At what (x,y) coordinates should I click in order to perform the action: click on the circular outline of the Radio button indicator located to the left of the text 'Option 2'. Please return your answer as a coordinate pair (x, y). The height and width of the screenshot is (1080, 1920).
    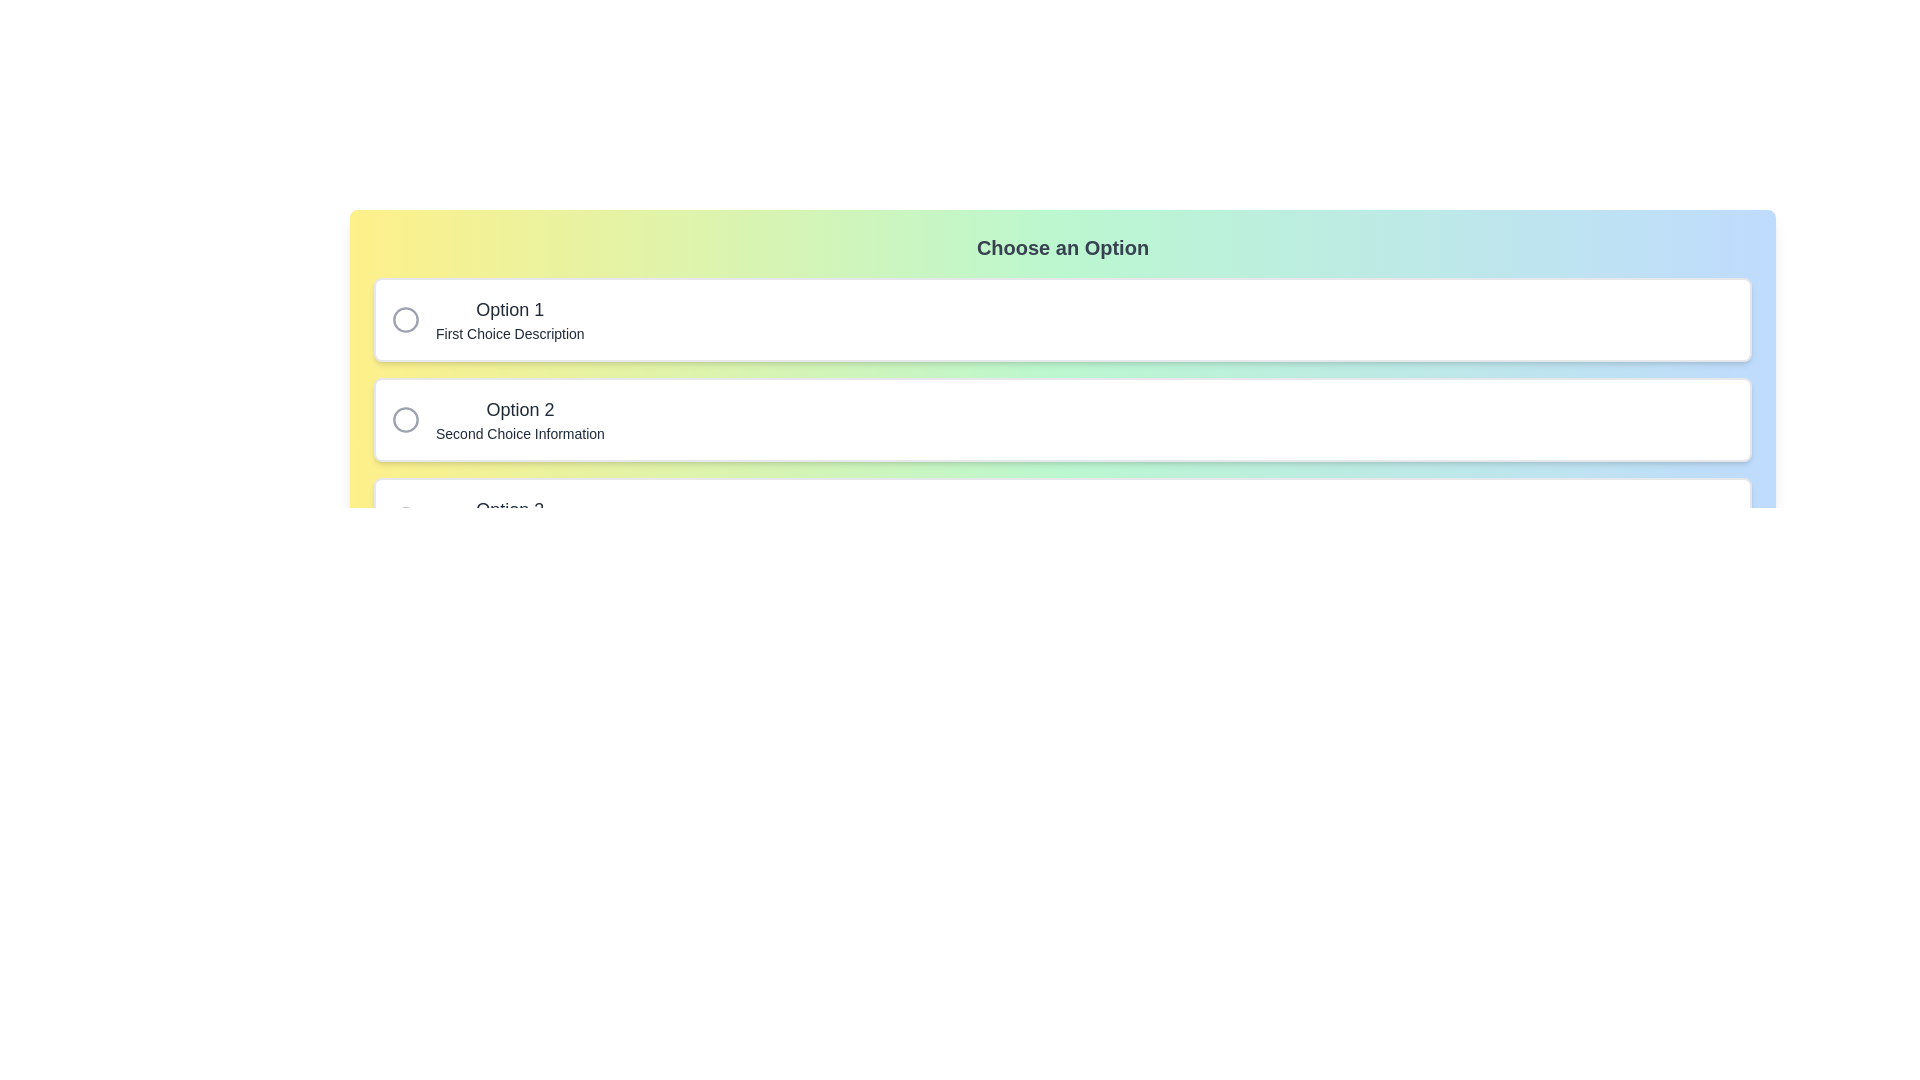
    Looking at the image, I should click on (405, 419).